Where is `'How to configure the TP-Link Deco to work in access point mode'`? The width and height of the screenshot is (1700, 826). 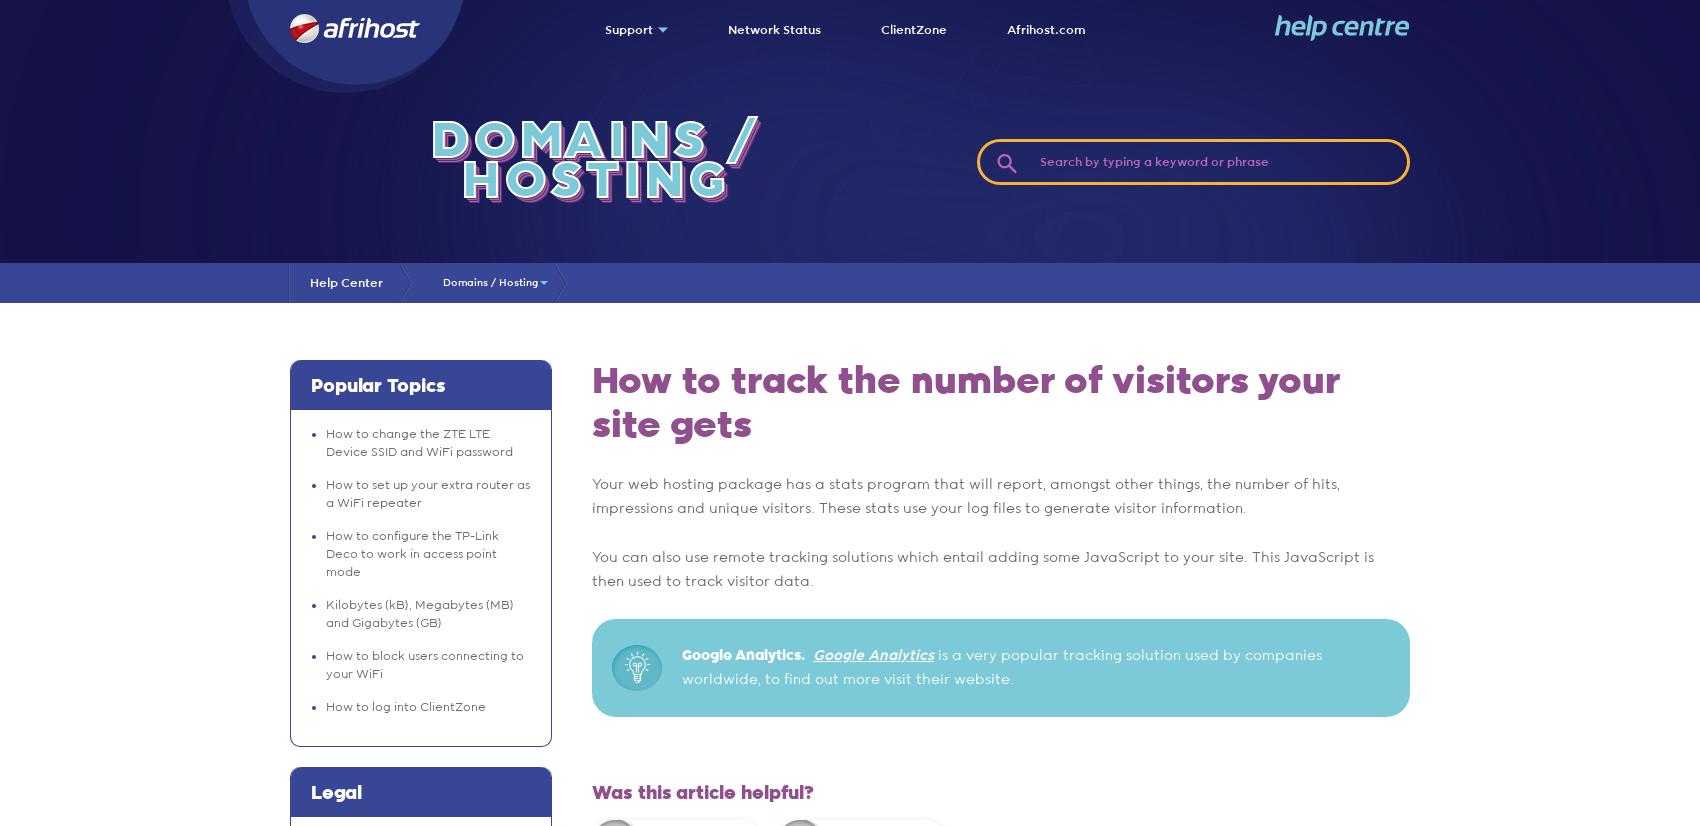
'How to configure the TP-Link Deco to work in access point mode' is located at coordinates (411, 553).